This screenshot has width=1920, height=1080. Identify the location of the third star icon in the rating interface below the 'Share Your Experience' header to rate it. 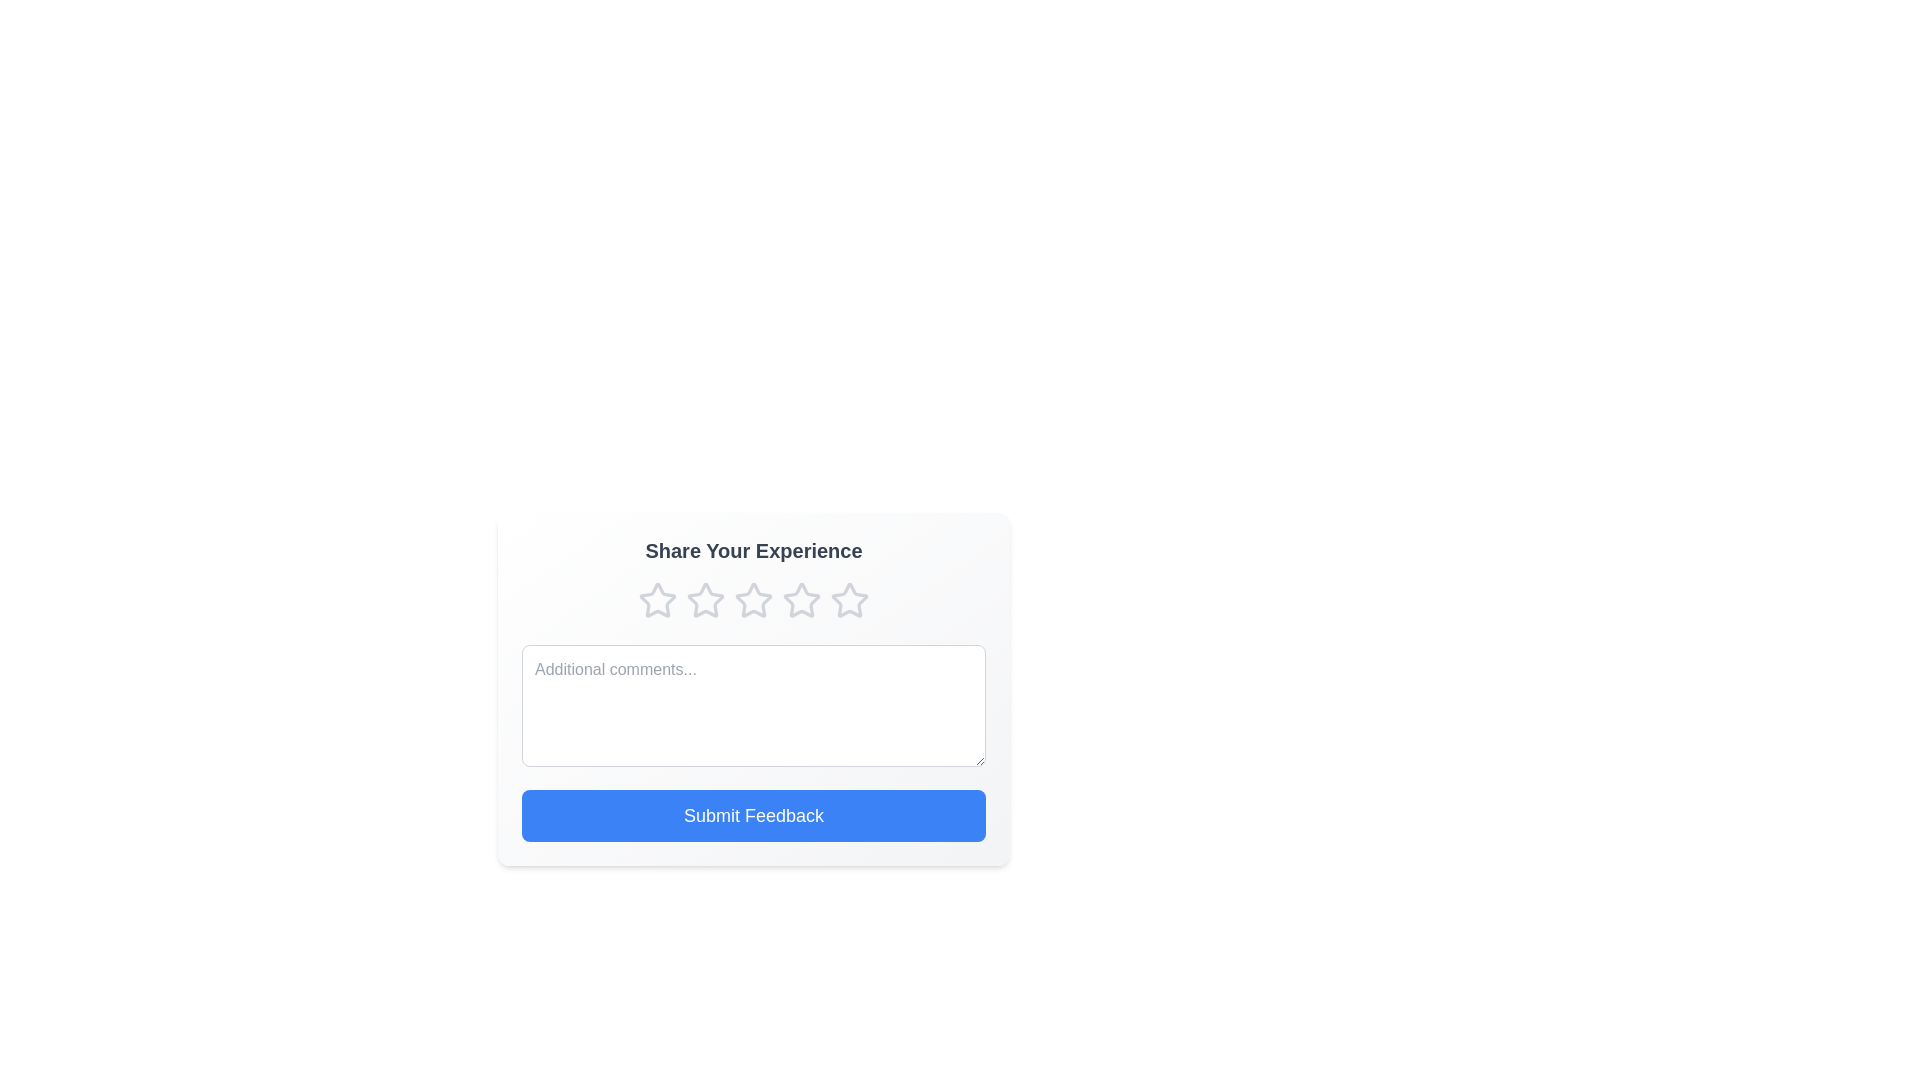
(752, 599).